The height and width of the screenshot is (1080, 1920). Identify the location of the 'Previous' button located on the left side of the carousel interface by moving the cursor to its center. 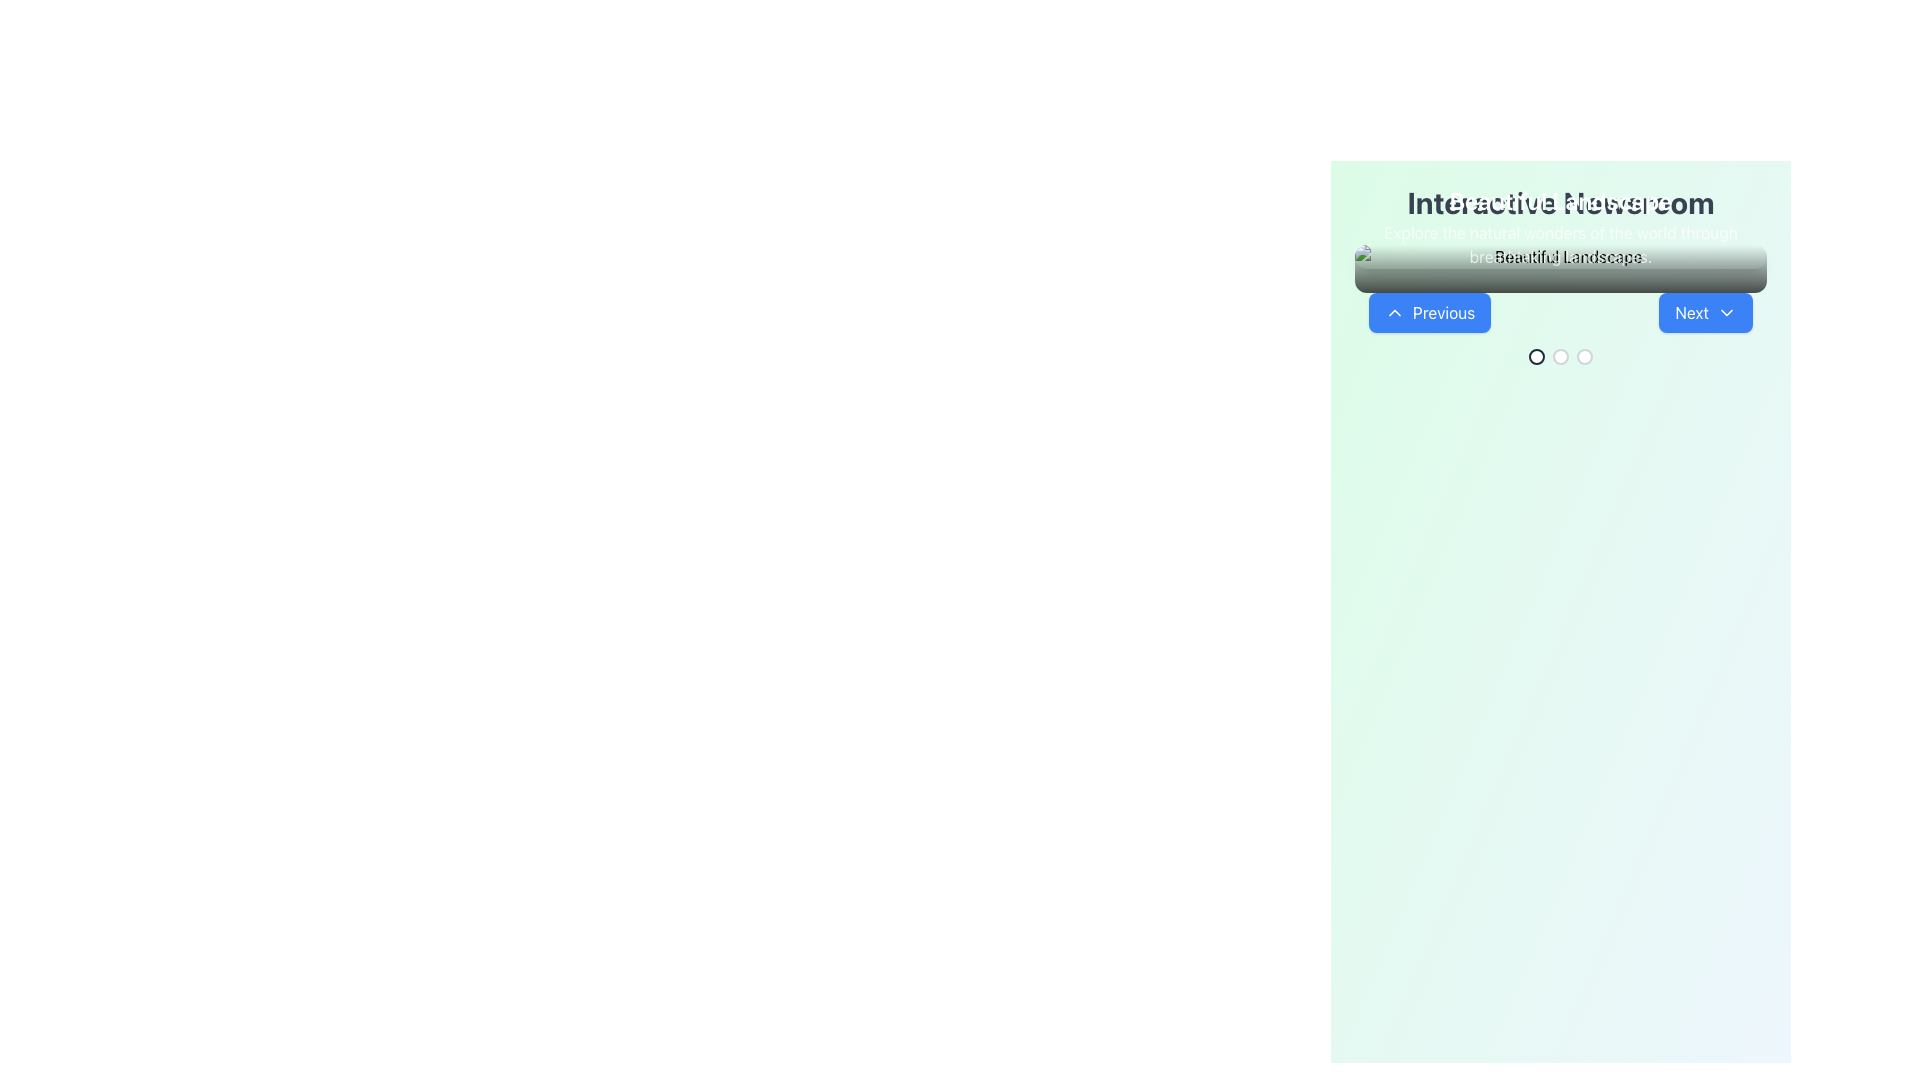
(1429, 312).